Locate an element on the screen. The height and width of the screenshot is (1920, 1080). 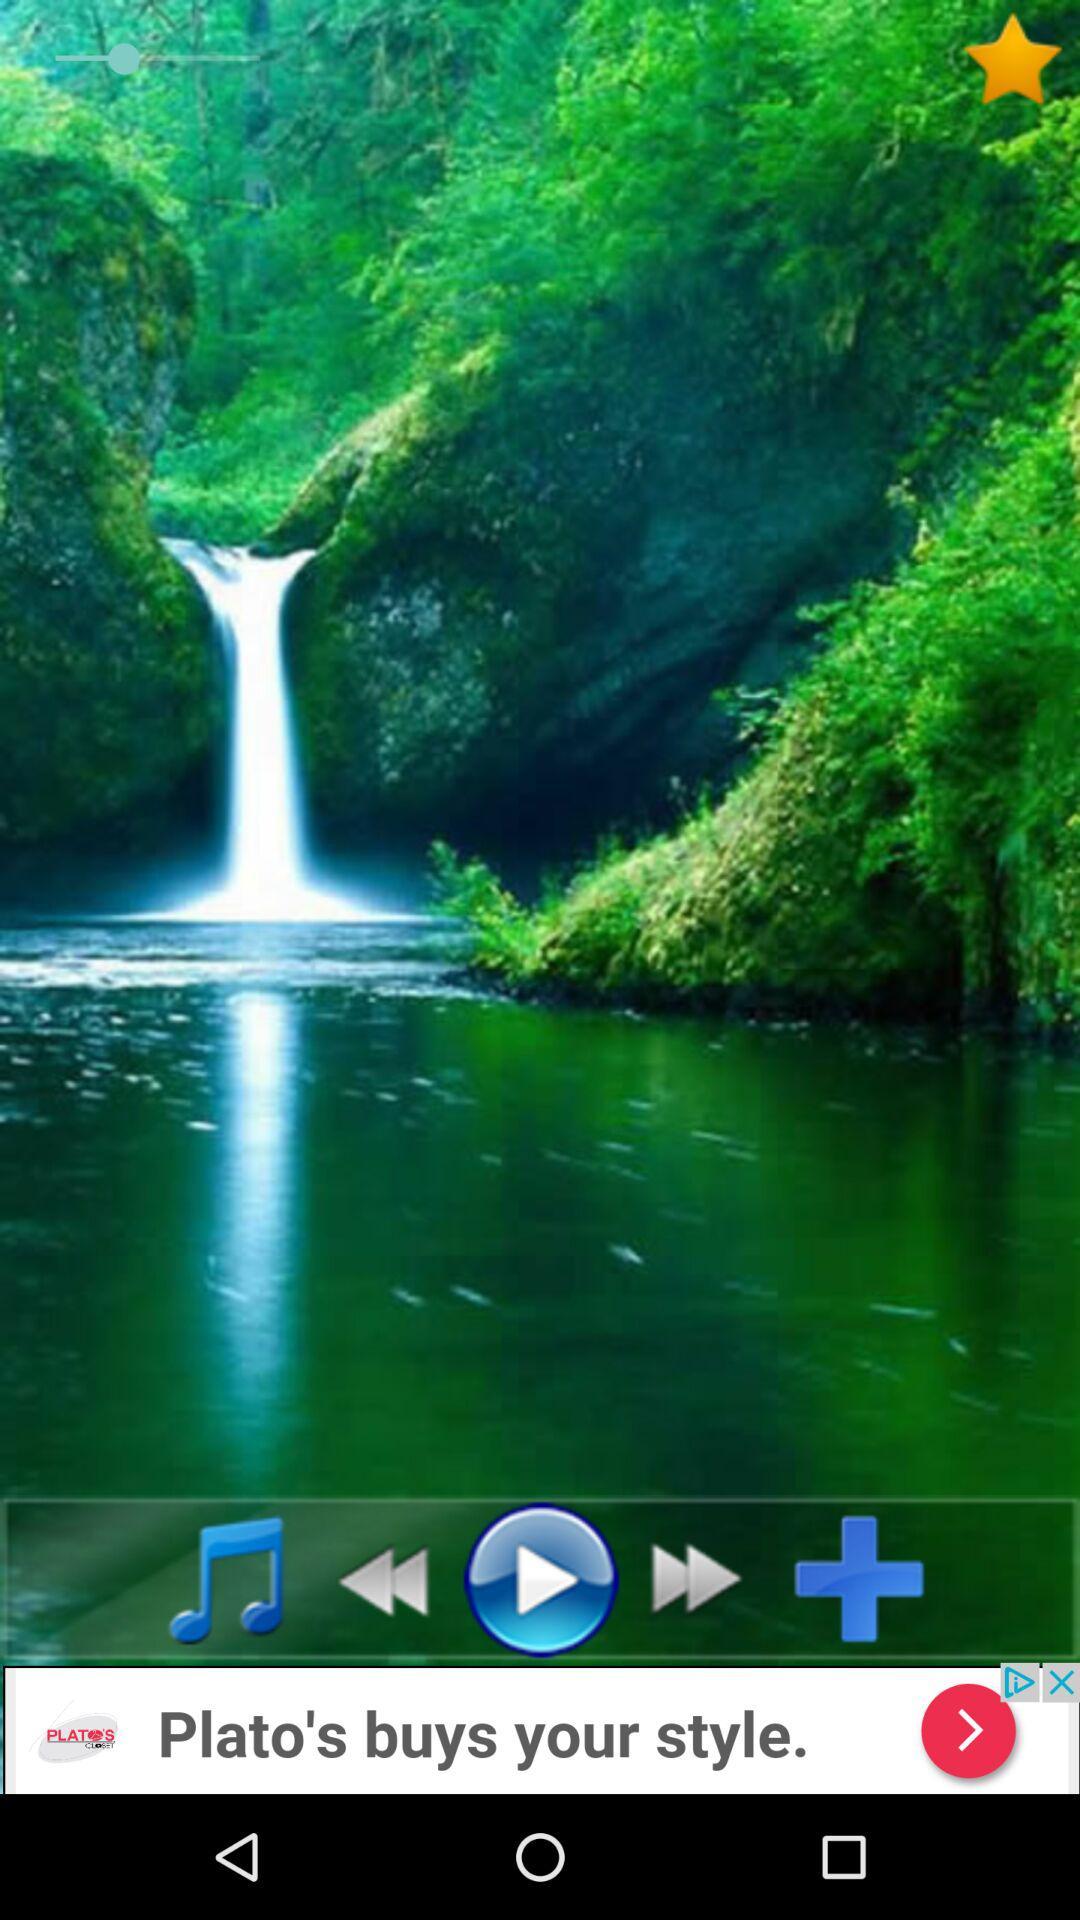
fast forward is located at coordinates (707, 1577).